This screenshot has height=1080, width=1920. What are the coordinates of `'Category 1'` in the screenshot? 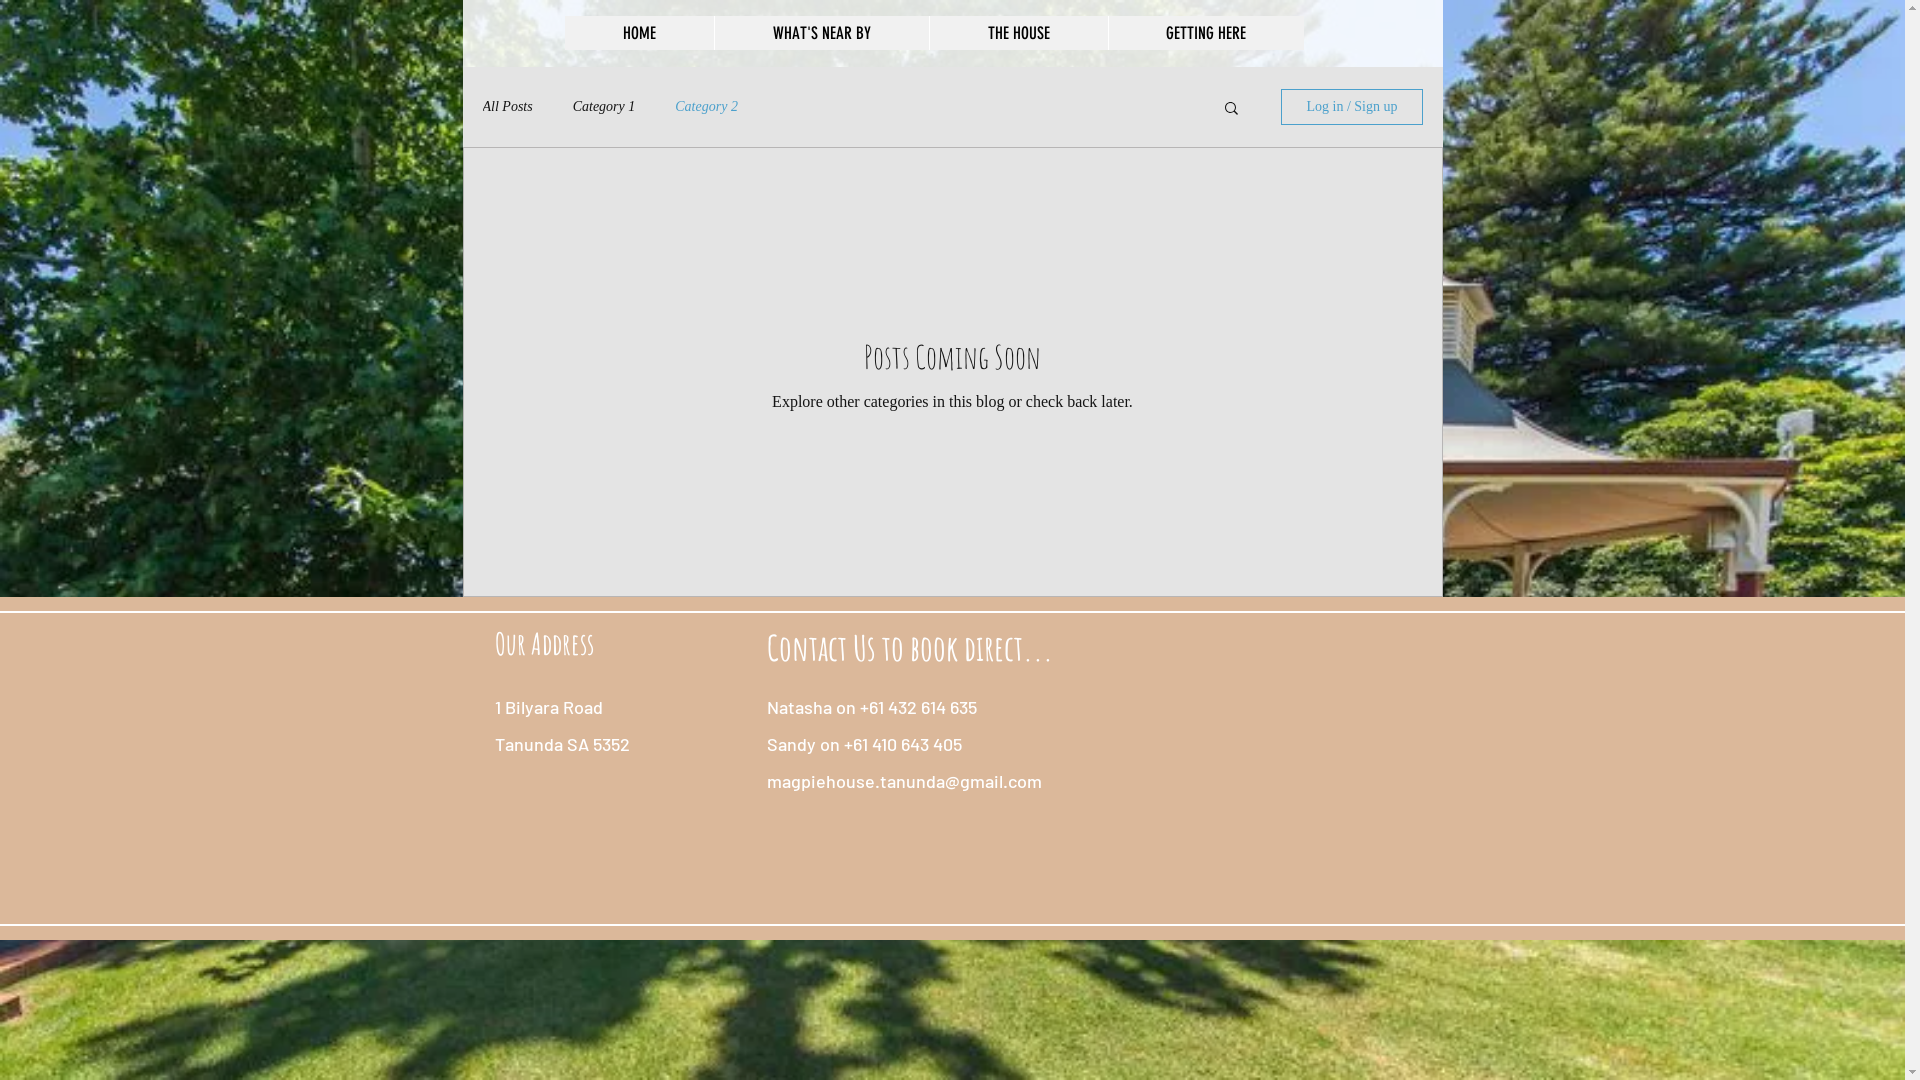 It's located at (603, 107).